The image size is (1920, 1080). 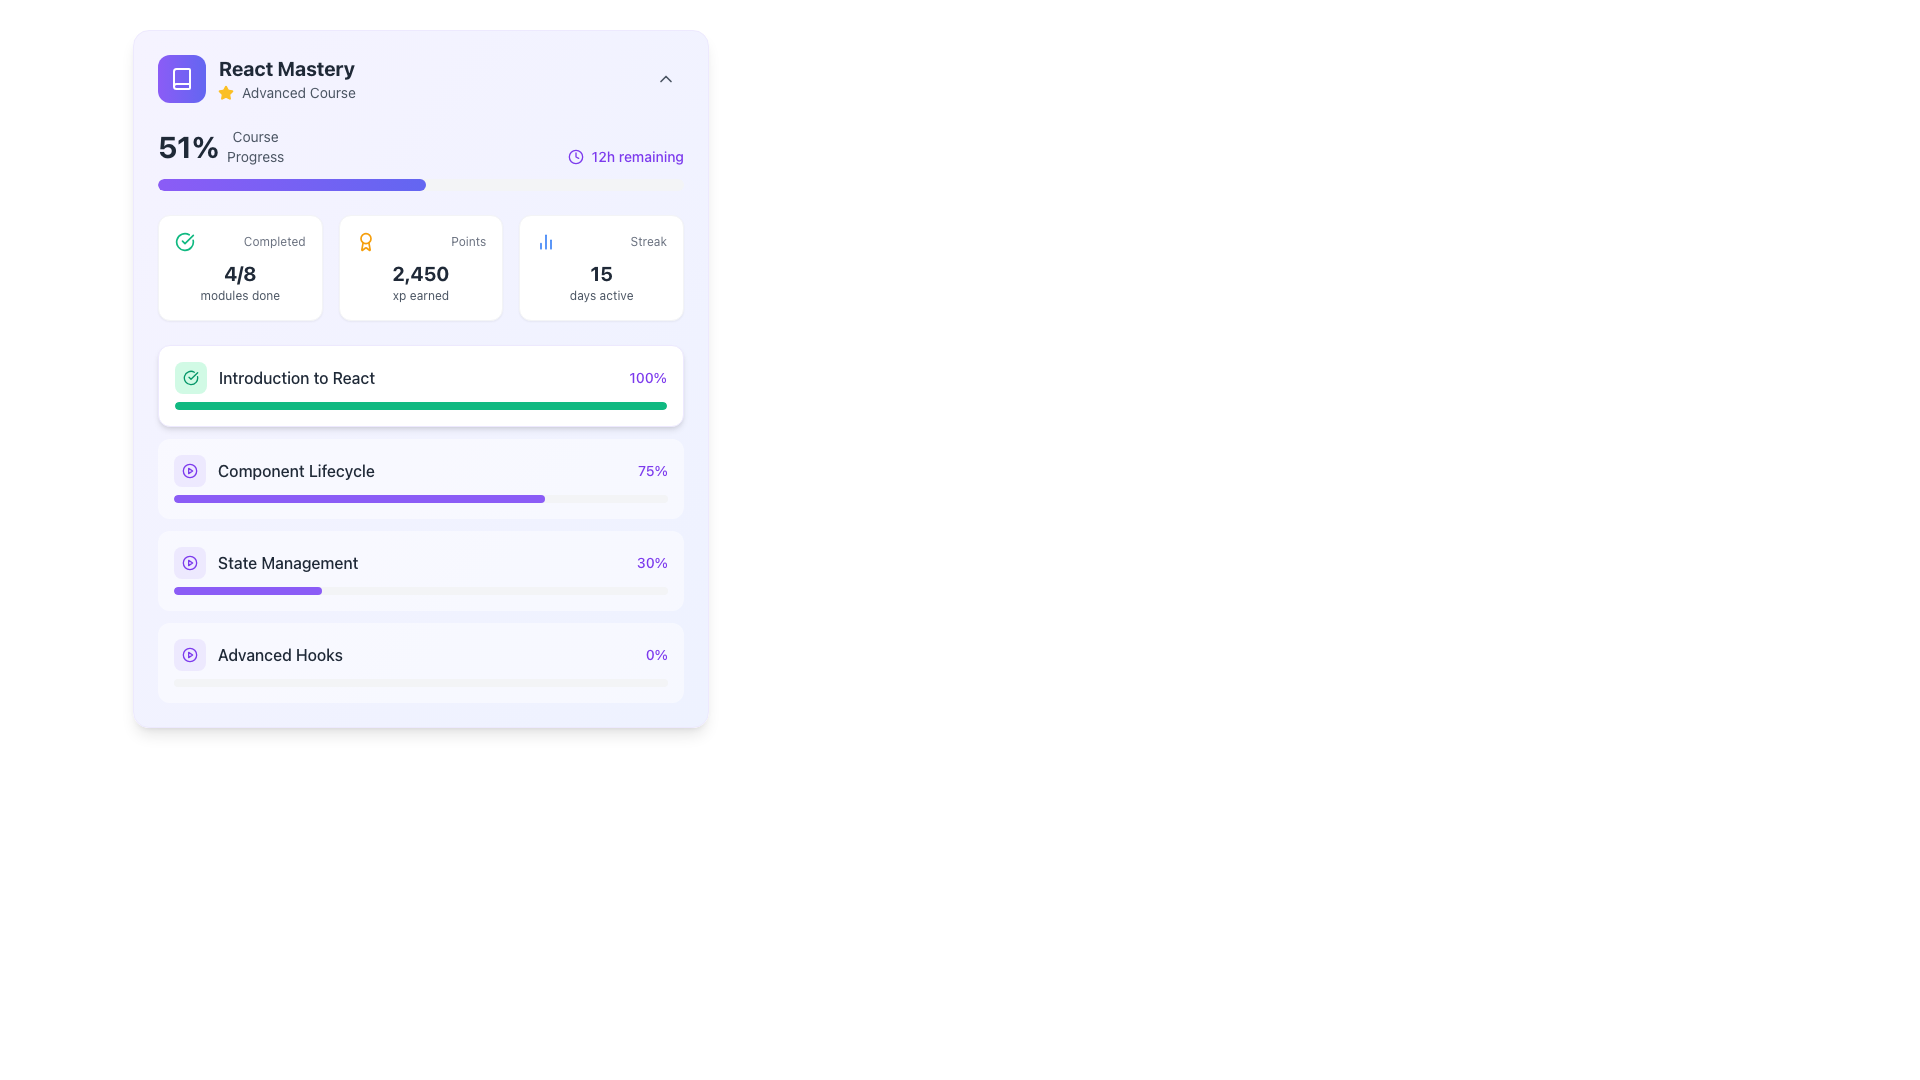 What do you see at coordinates (467, 241) in the screenshot?
I see `the static text label indicating the type of achievement or metric, located to the right of the golden award icon in the top section of the layout` at bounding box center [467, 241].